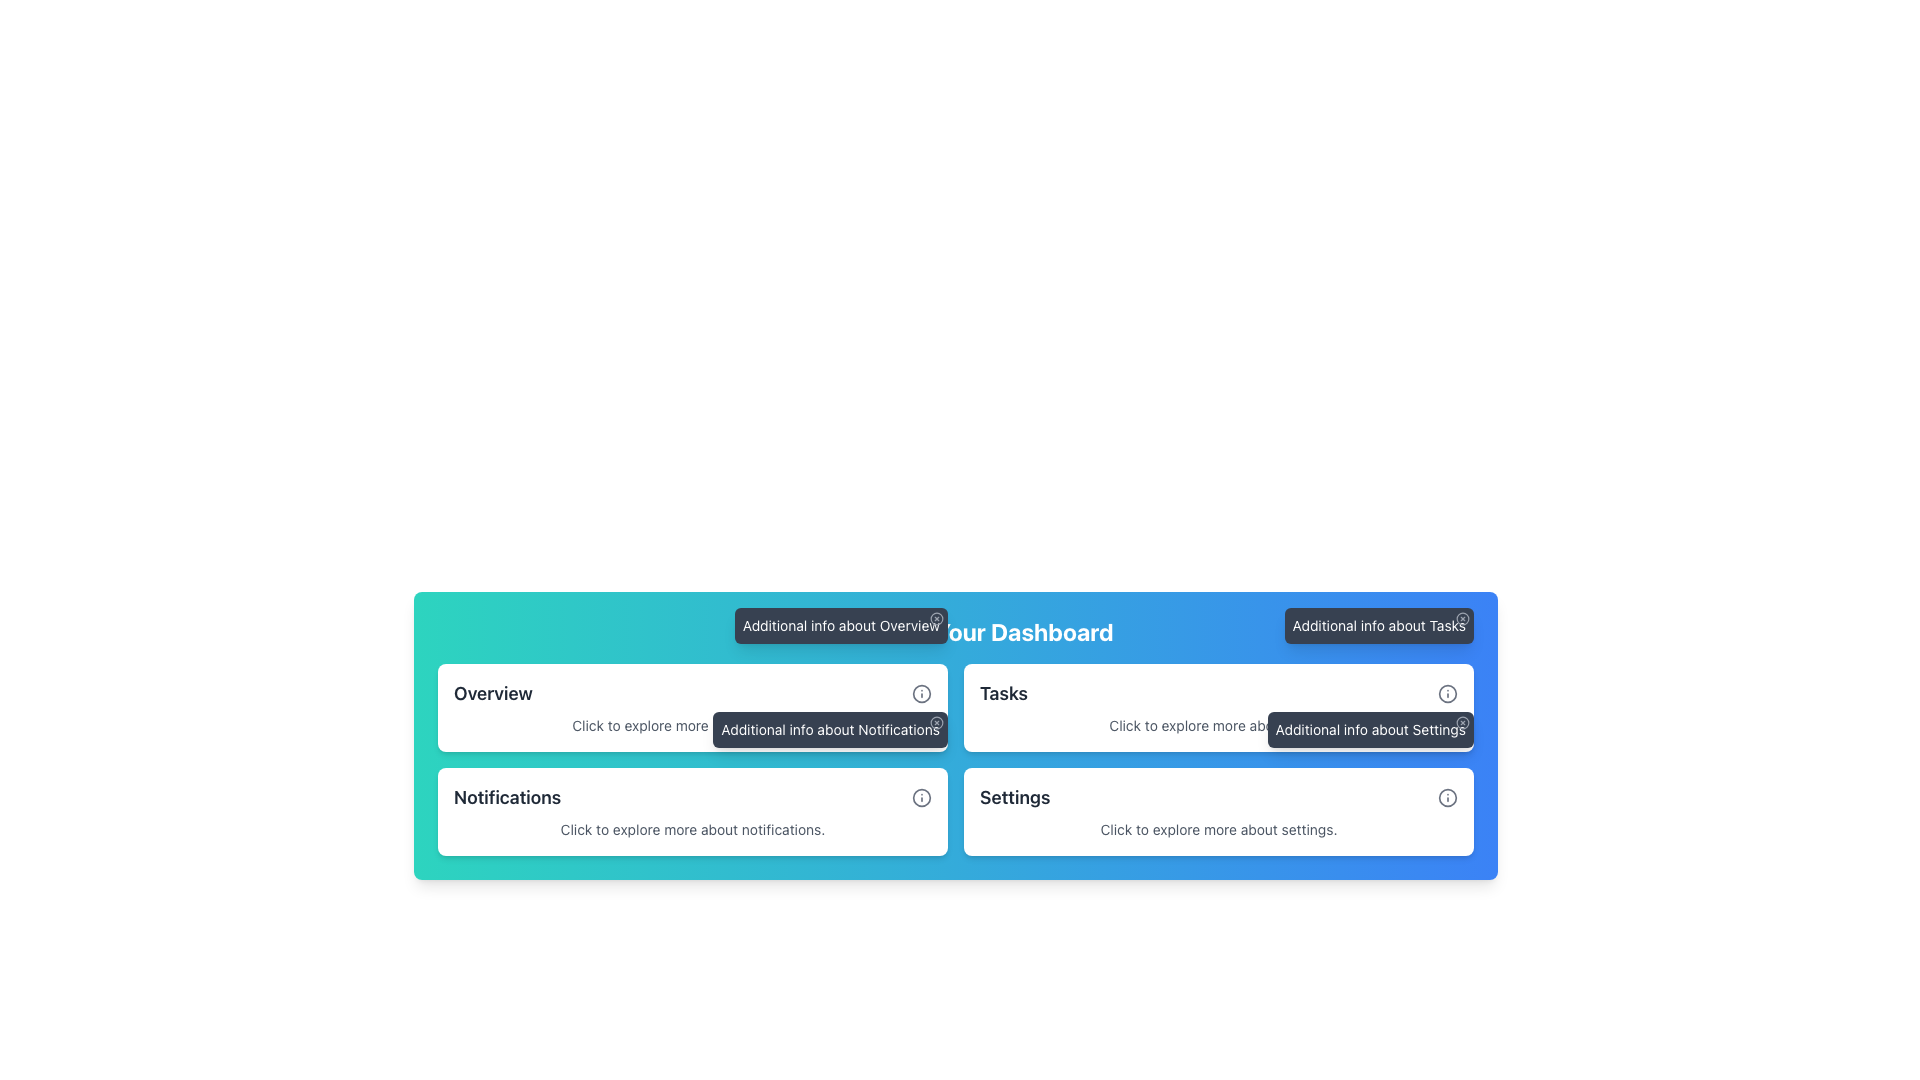  I want to click on the circular close button with a cross inside, located in the top-right corner of the 'Additional info about Tasks' tooltip, so click(1463, 617).